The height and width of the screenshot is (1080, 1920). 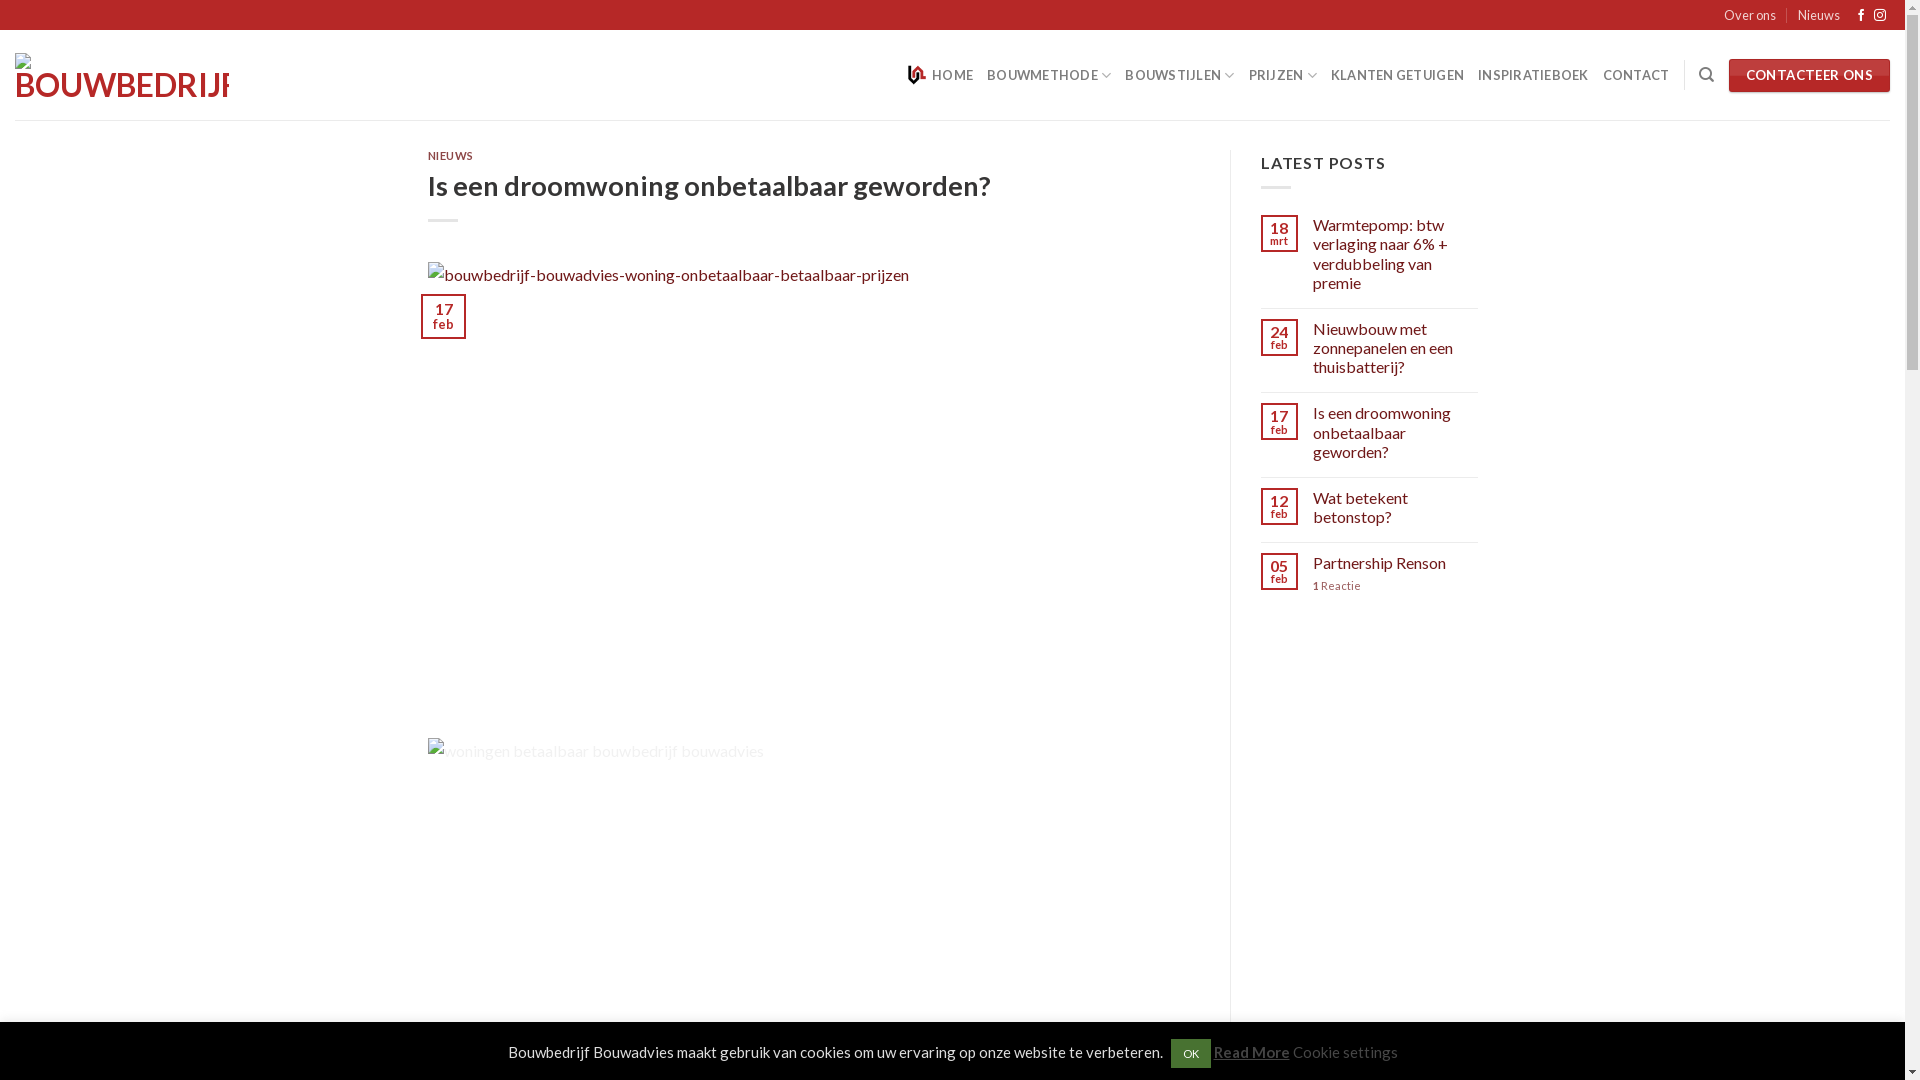 What do you see at coordinates (1532, 73) in the screenshot?
I see `'INSPIRATIEBOEK'` at bounding box center [1532, 73].